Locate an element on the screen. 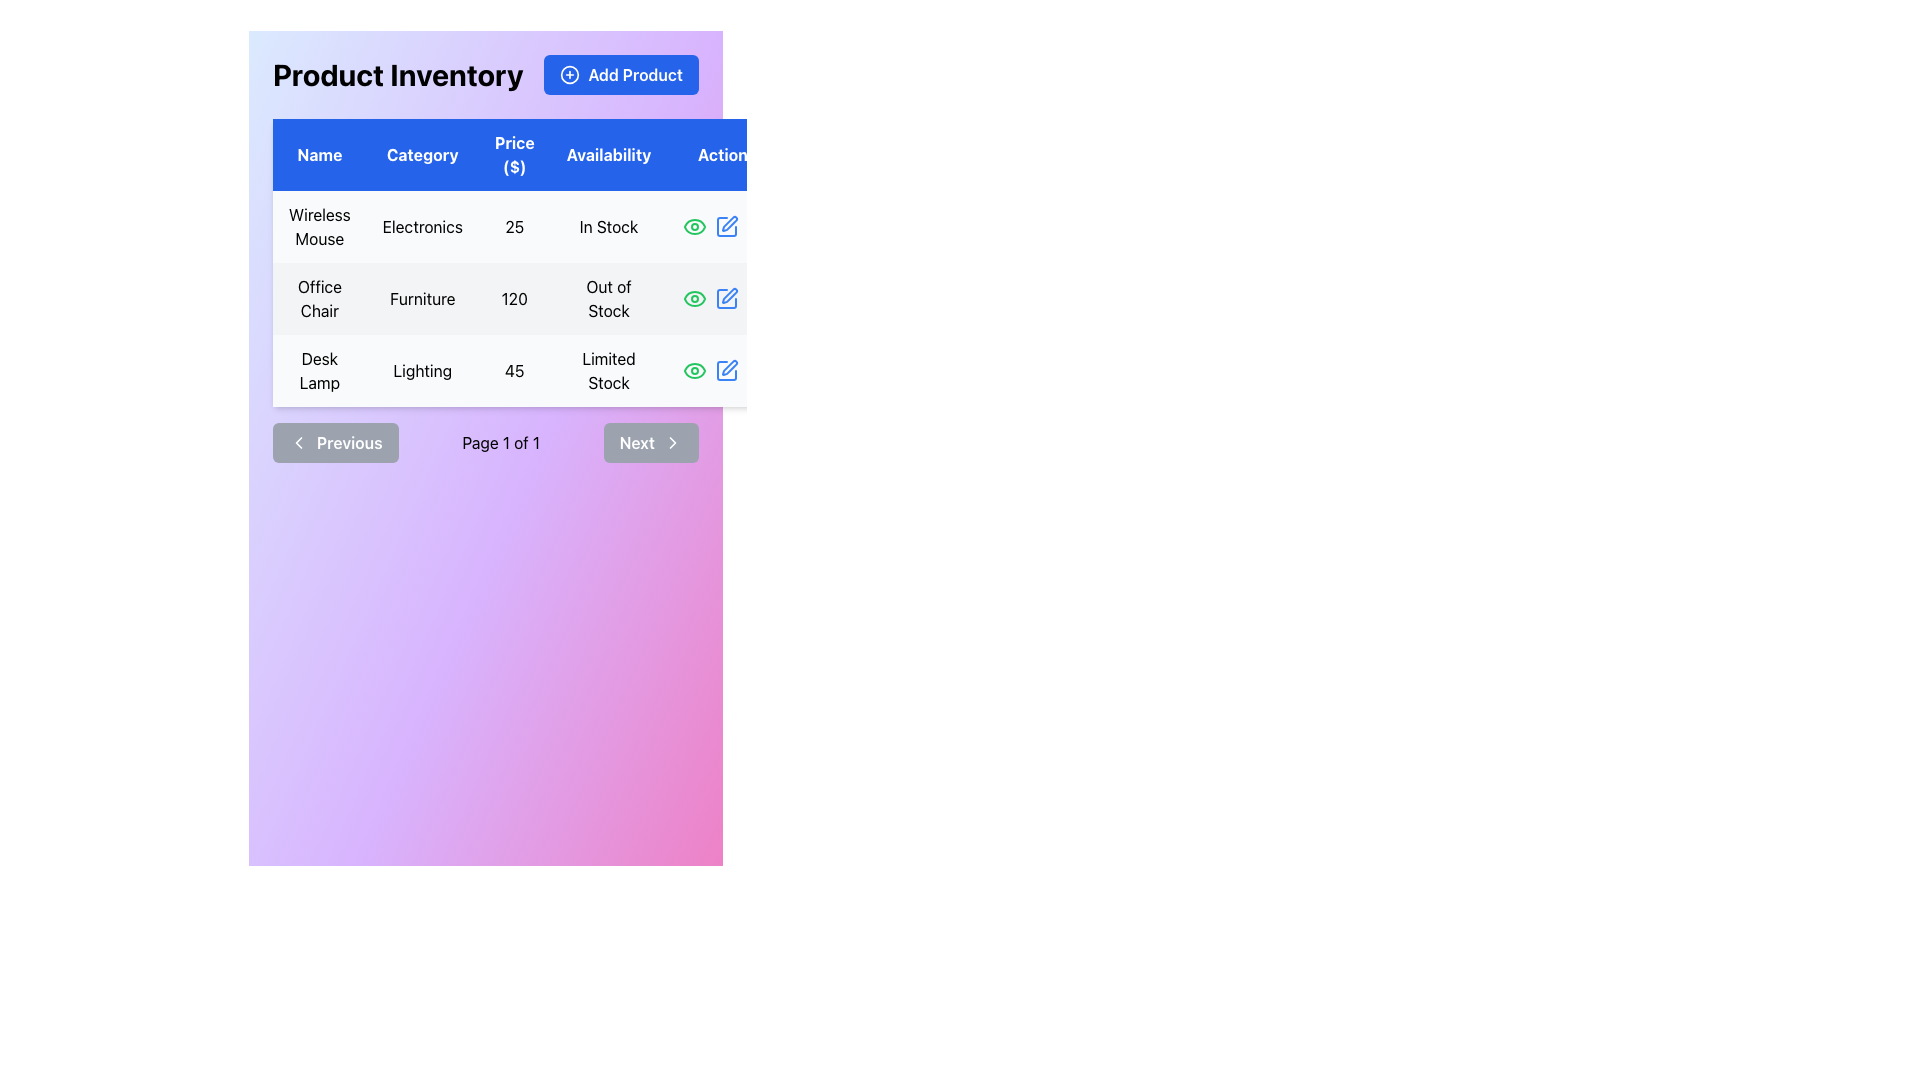  the table cell displaying the price of the 'Wireless Mouse' in the inventory table, located in the 'Price ($)' column, first row, third item is located at coordinates (514, 226).